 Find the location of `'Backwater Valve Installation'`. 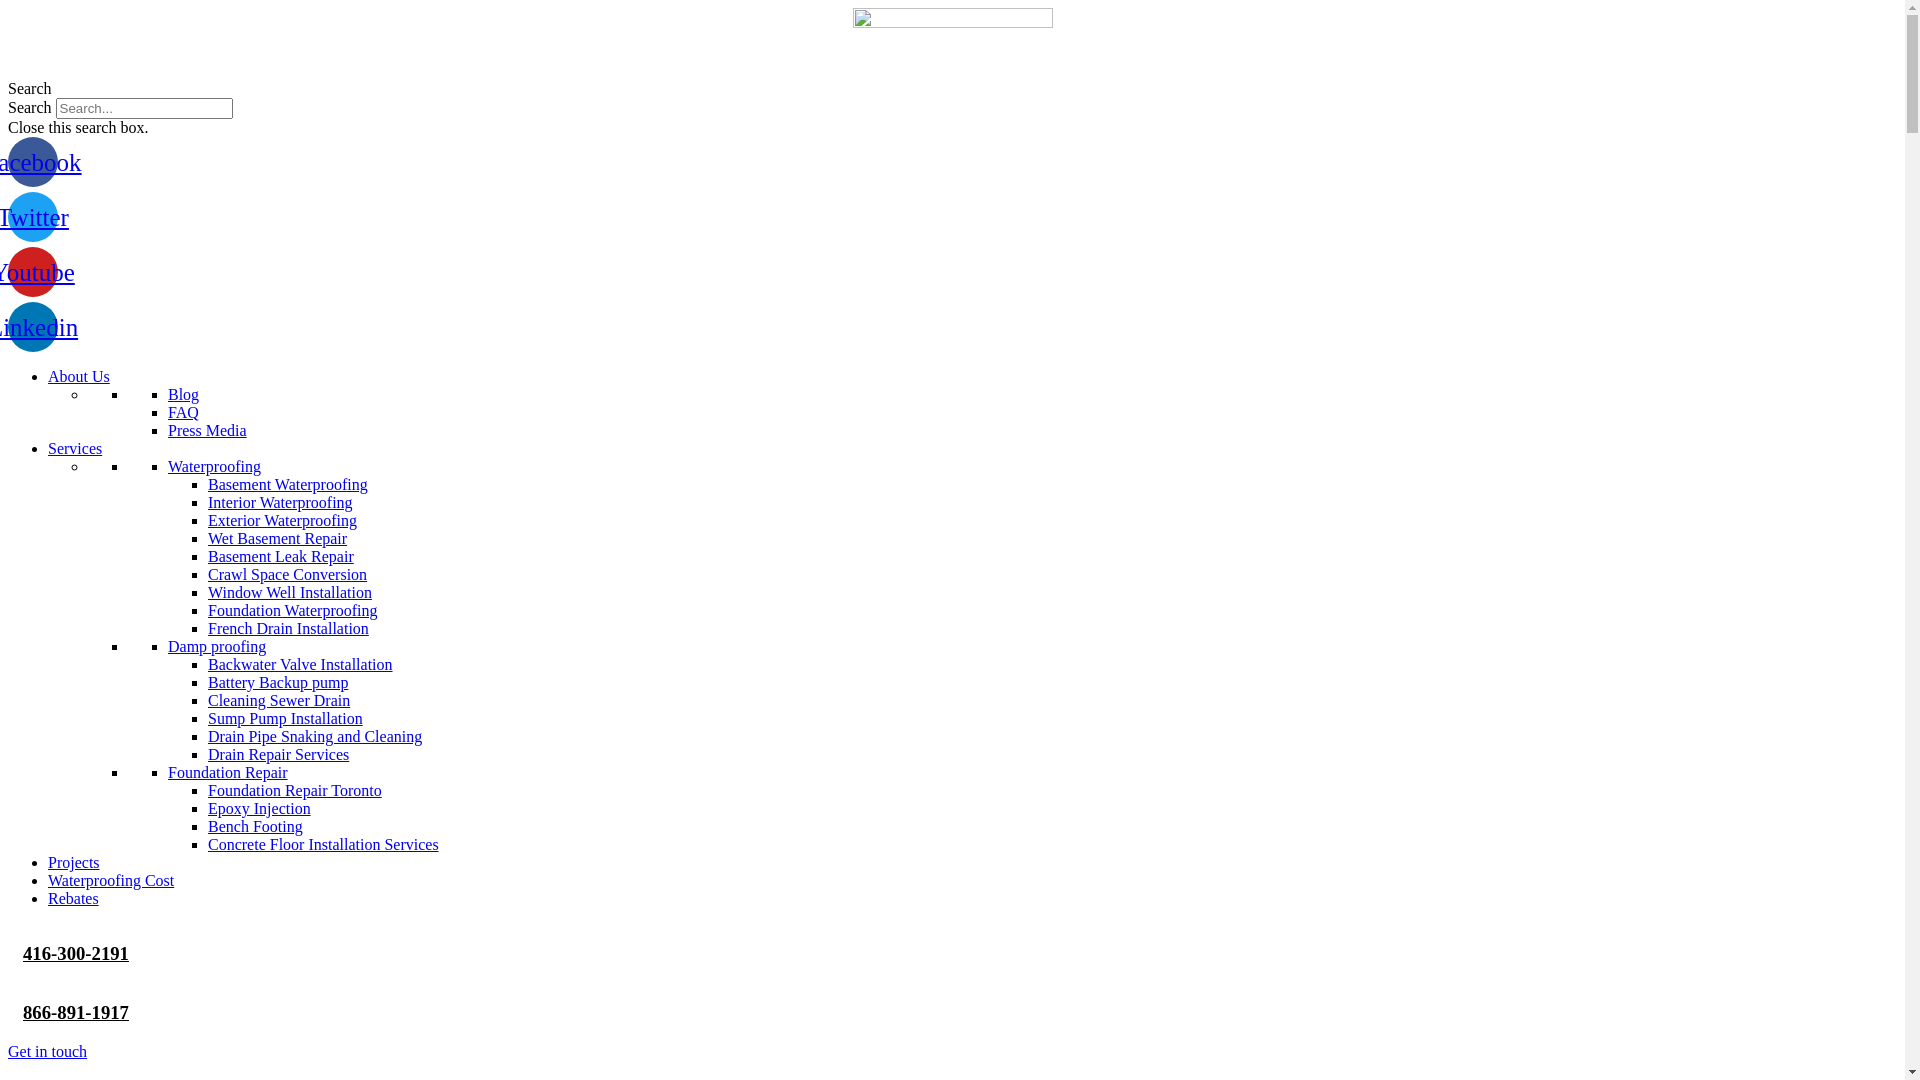

'Backwater Valve Installation' is located at coordinates (207, 664).